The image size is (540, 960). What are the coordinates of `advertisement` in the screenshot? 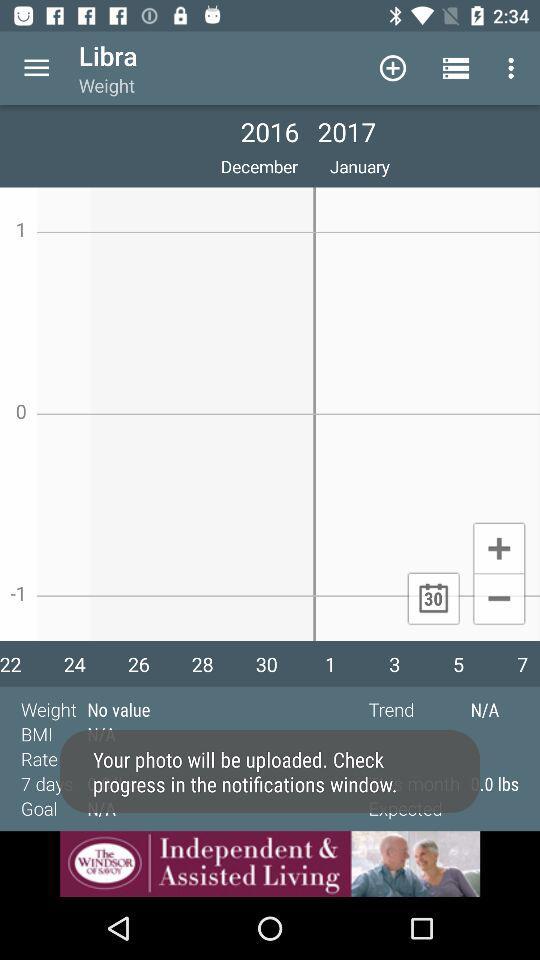 It's located at (270, 863).